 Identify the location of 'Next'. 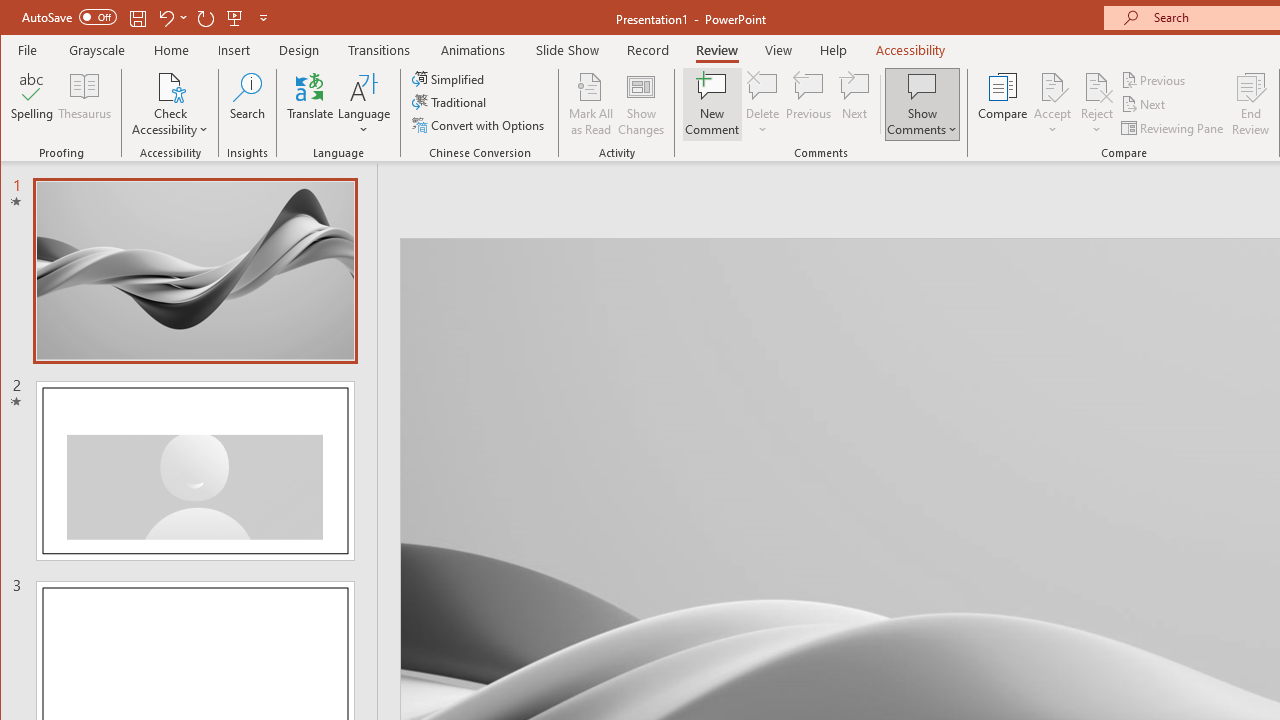
(1144, 104).